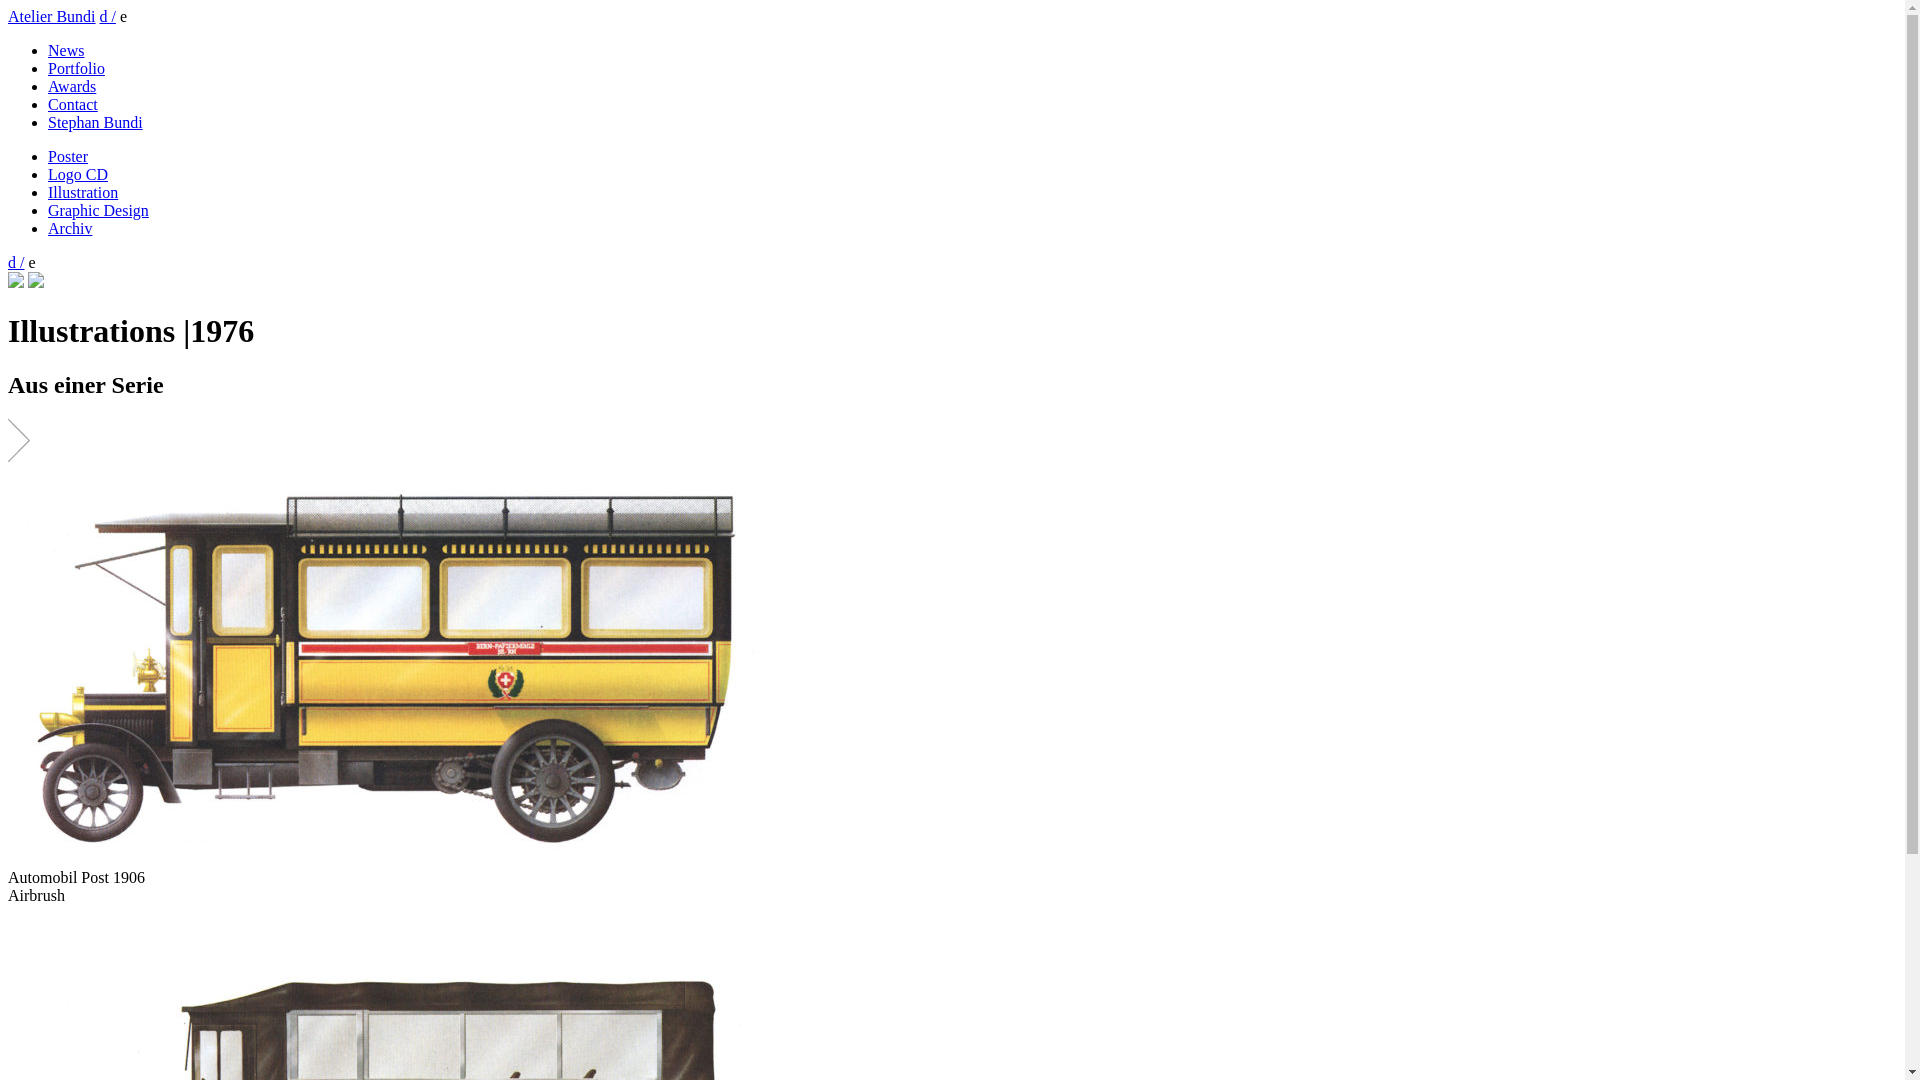 This screenshot has height=1080, width=1920. Describe the element at coordinates (15, 261) in the screenshot. I see `'d /'` at that location.